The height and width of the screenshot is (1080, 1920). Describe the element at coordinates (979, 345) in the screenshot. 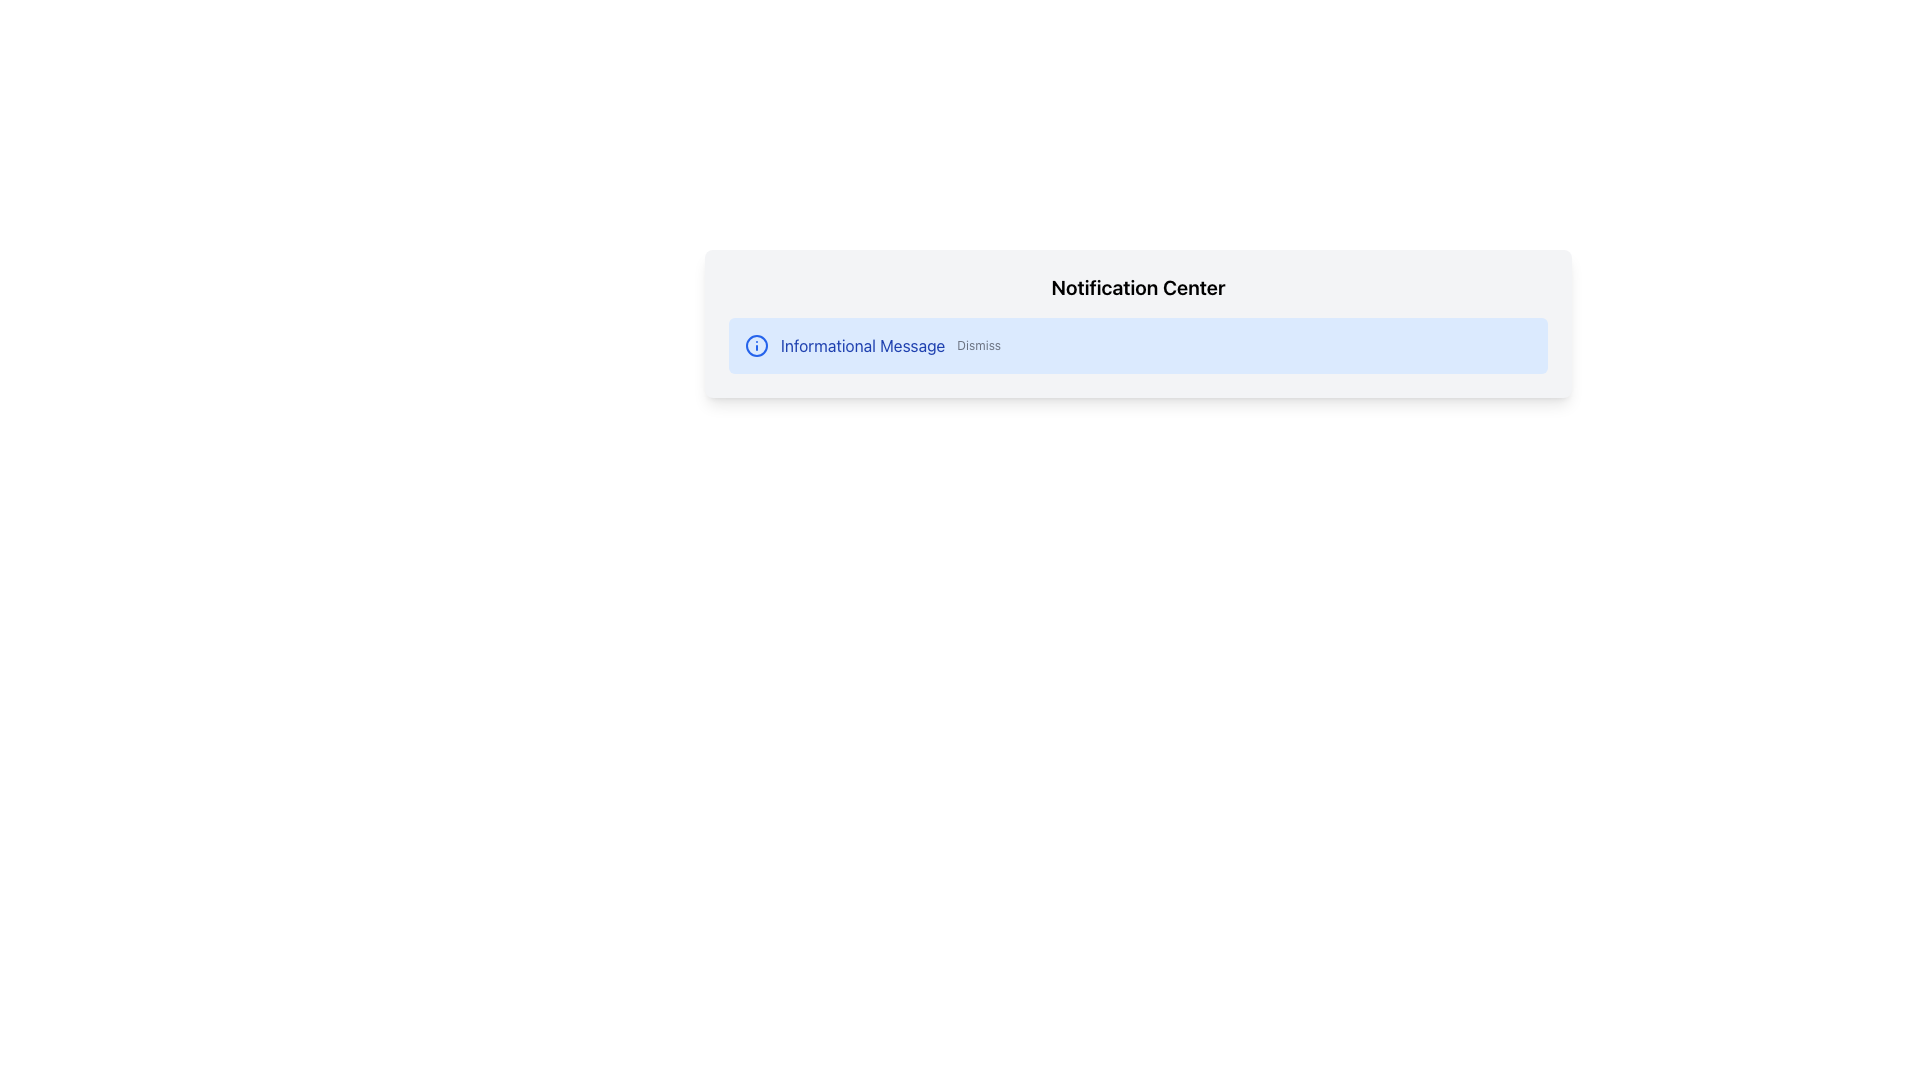

I see `the dismiss button located to the right of the message within the blue background of the notification card` at that location.